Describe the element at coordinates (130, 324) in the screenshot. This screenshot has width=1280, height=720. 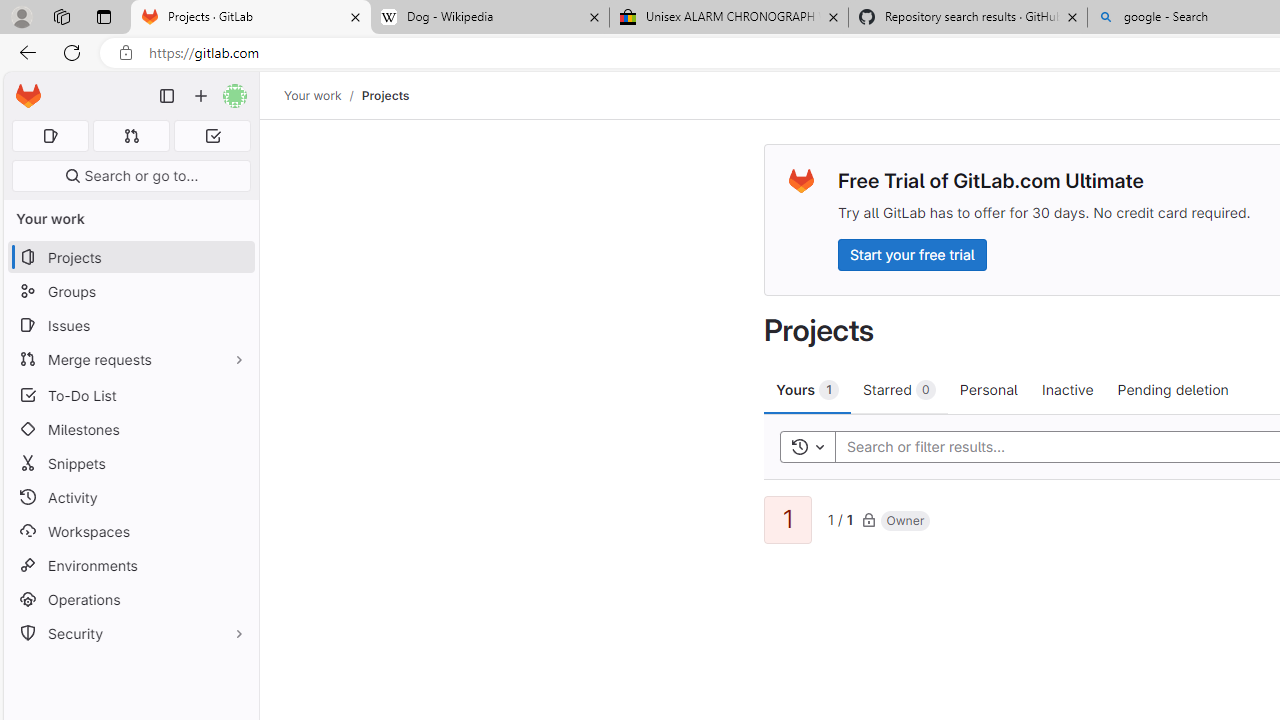
I see `'Issues'` at that location.